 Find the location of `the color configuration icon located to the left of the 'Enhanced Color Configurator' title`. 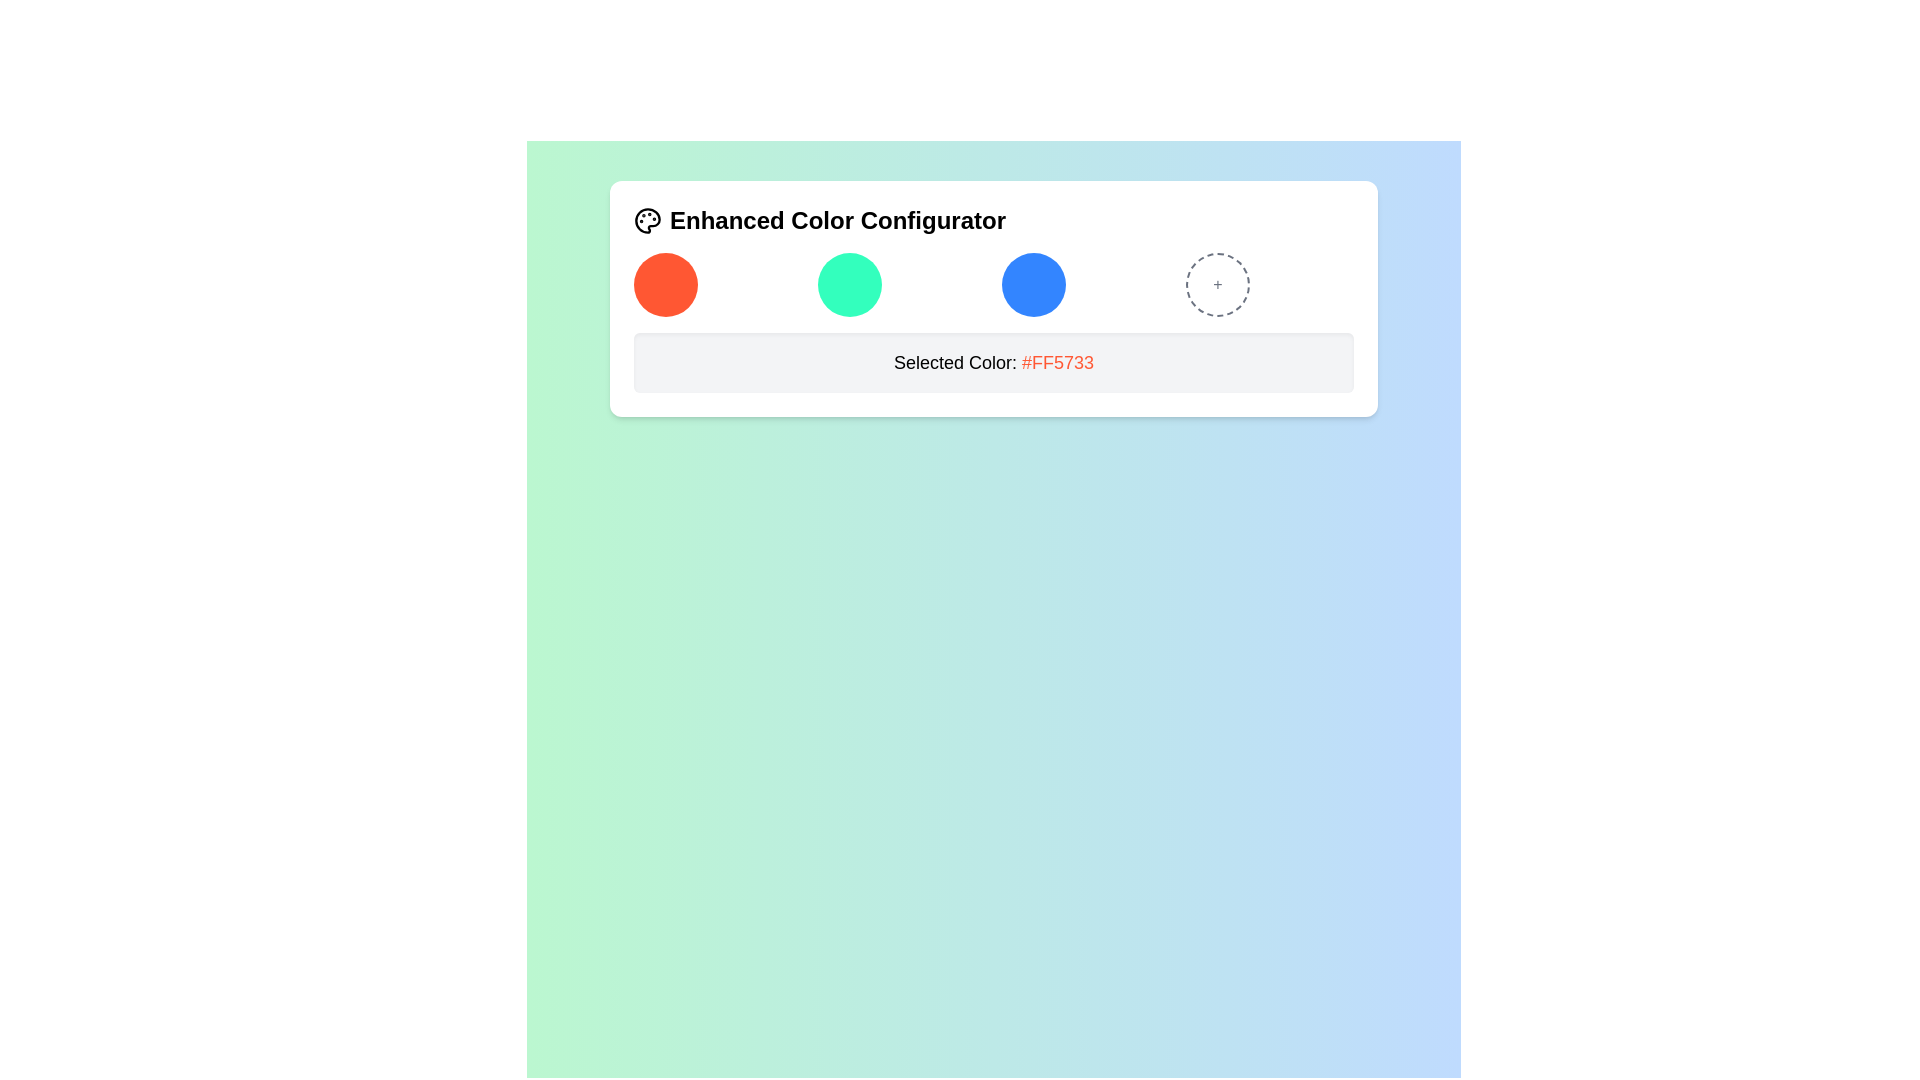

the color configuration icon located to the left of the 'Enhanced Color Configurator' title is located at coordinates (648, 220).